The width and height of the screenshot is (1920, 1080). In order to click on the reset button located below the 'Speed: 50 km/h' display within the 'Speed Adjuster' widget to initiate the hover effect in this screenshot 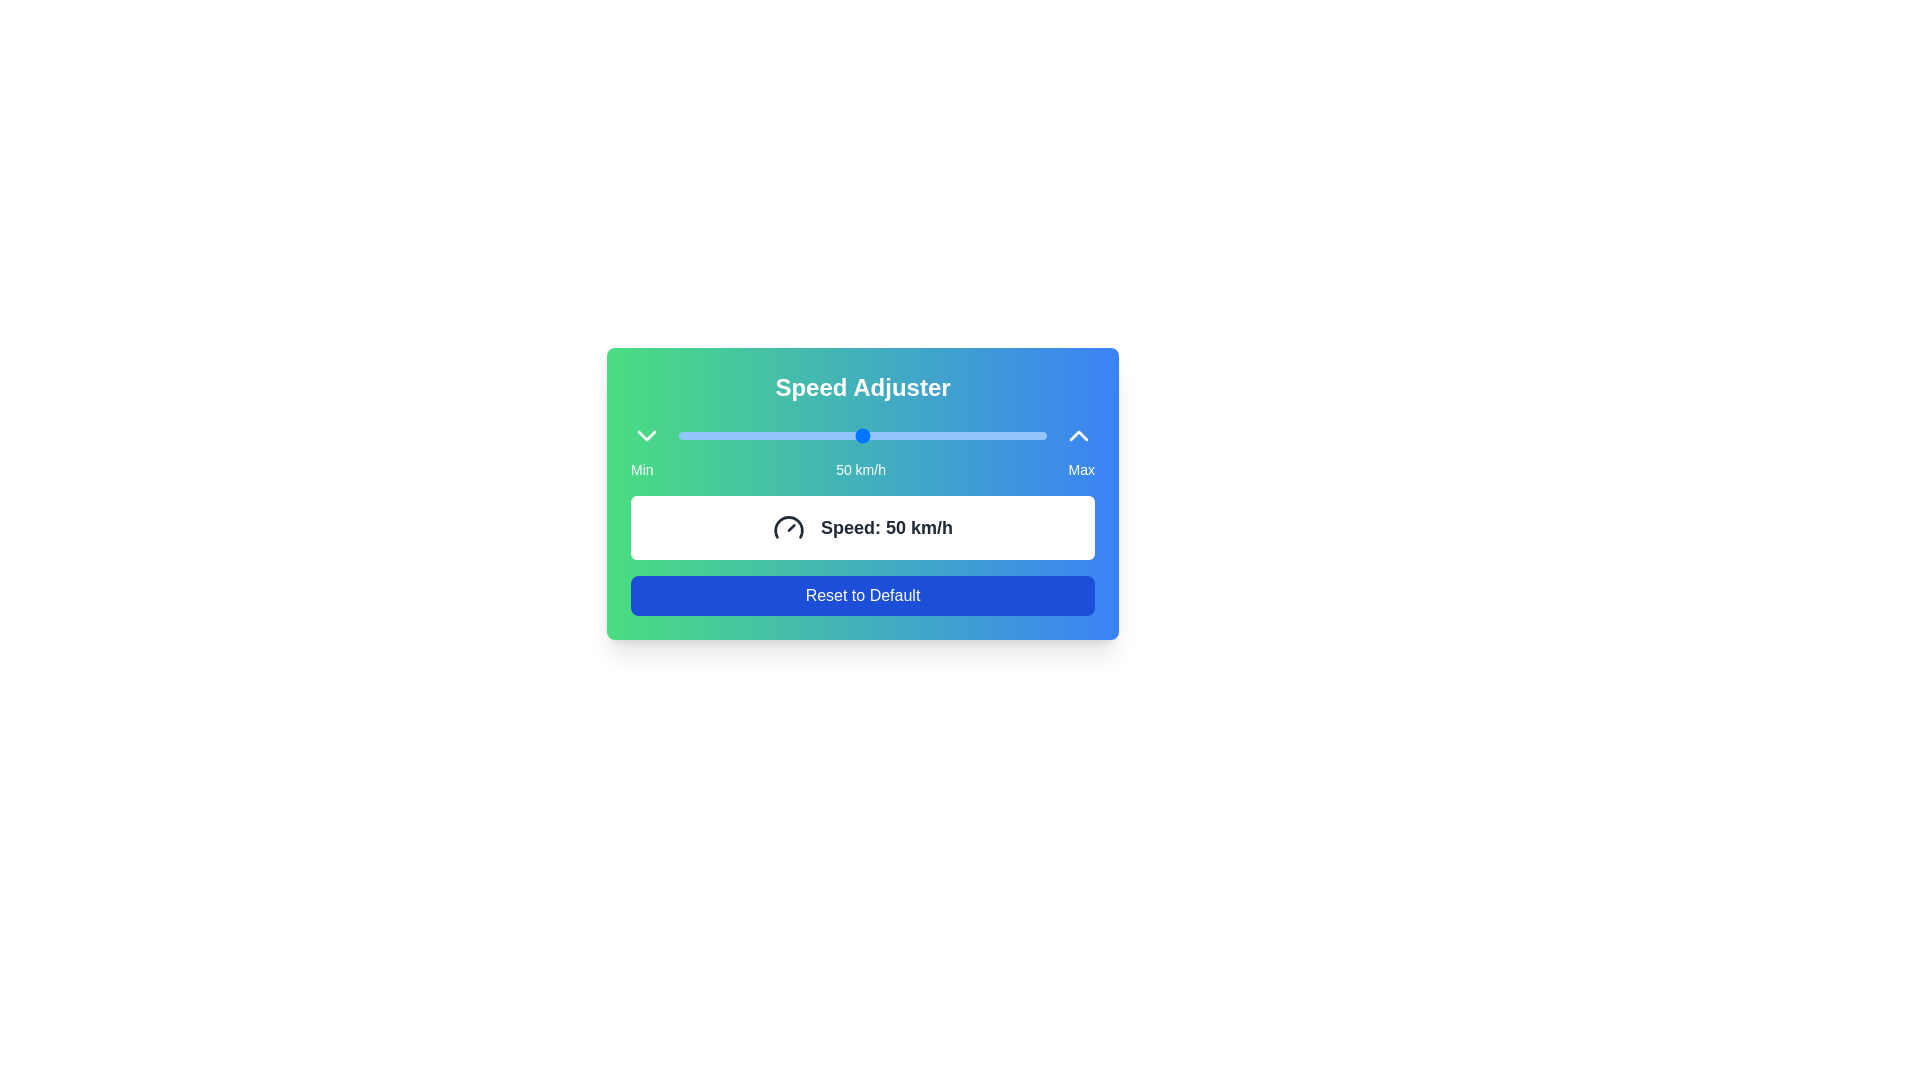, I will do `click(863, 595)`.